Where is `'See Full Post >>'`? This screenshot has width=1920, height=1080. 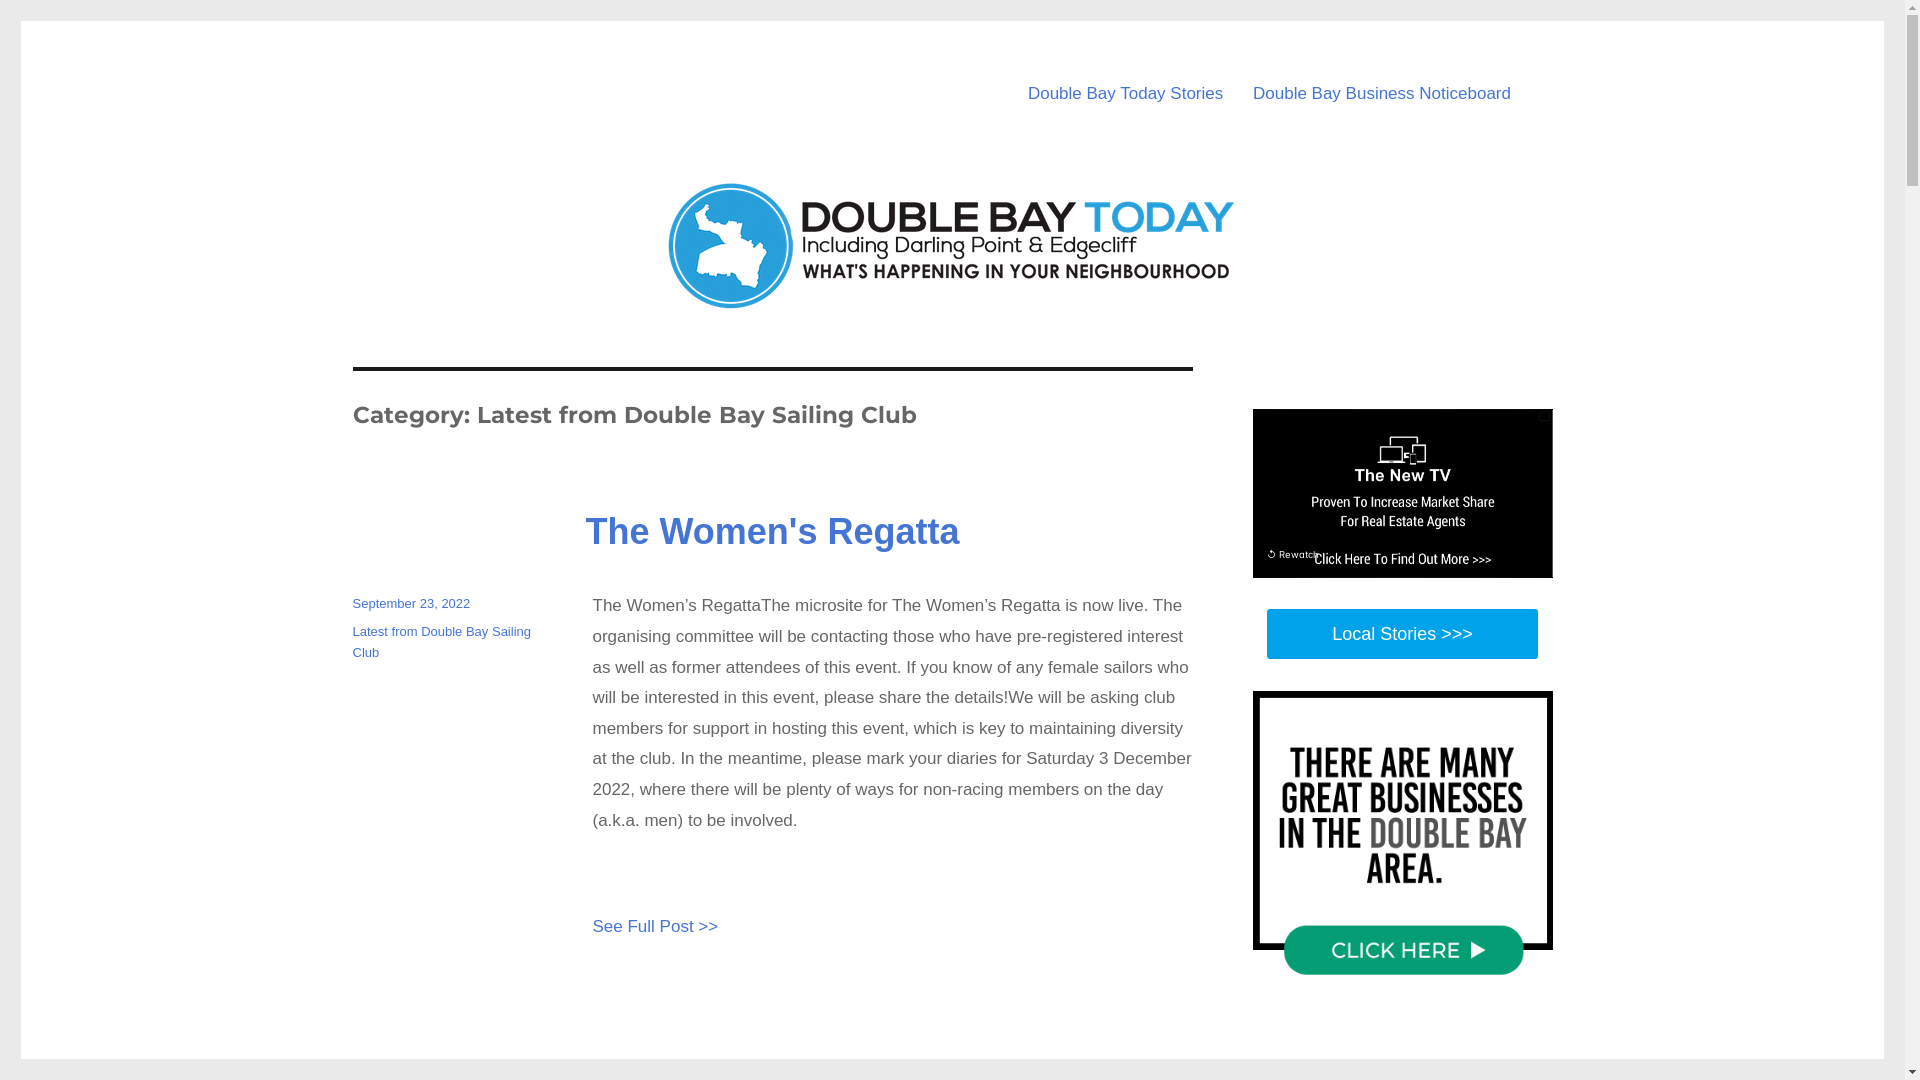
'See Full Post >>' is located at coordinates (590, 926).